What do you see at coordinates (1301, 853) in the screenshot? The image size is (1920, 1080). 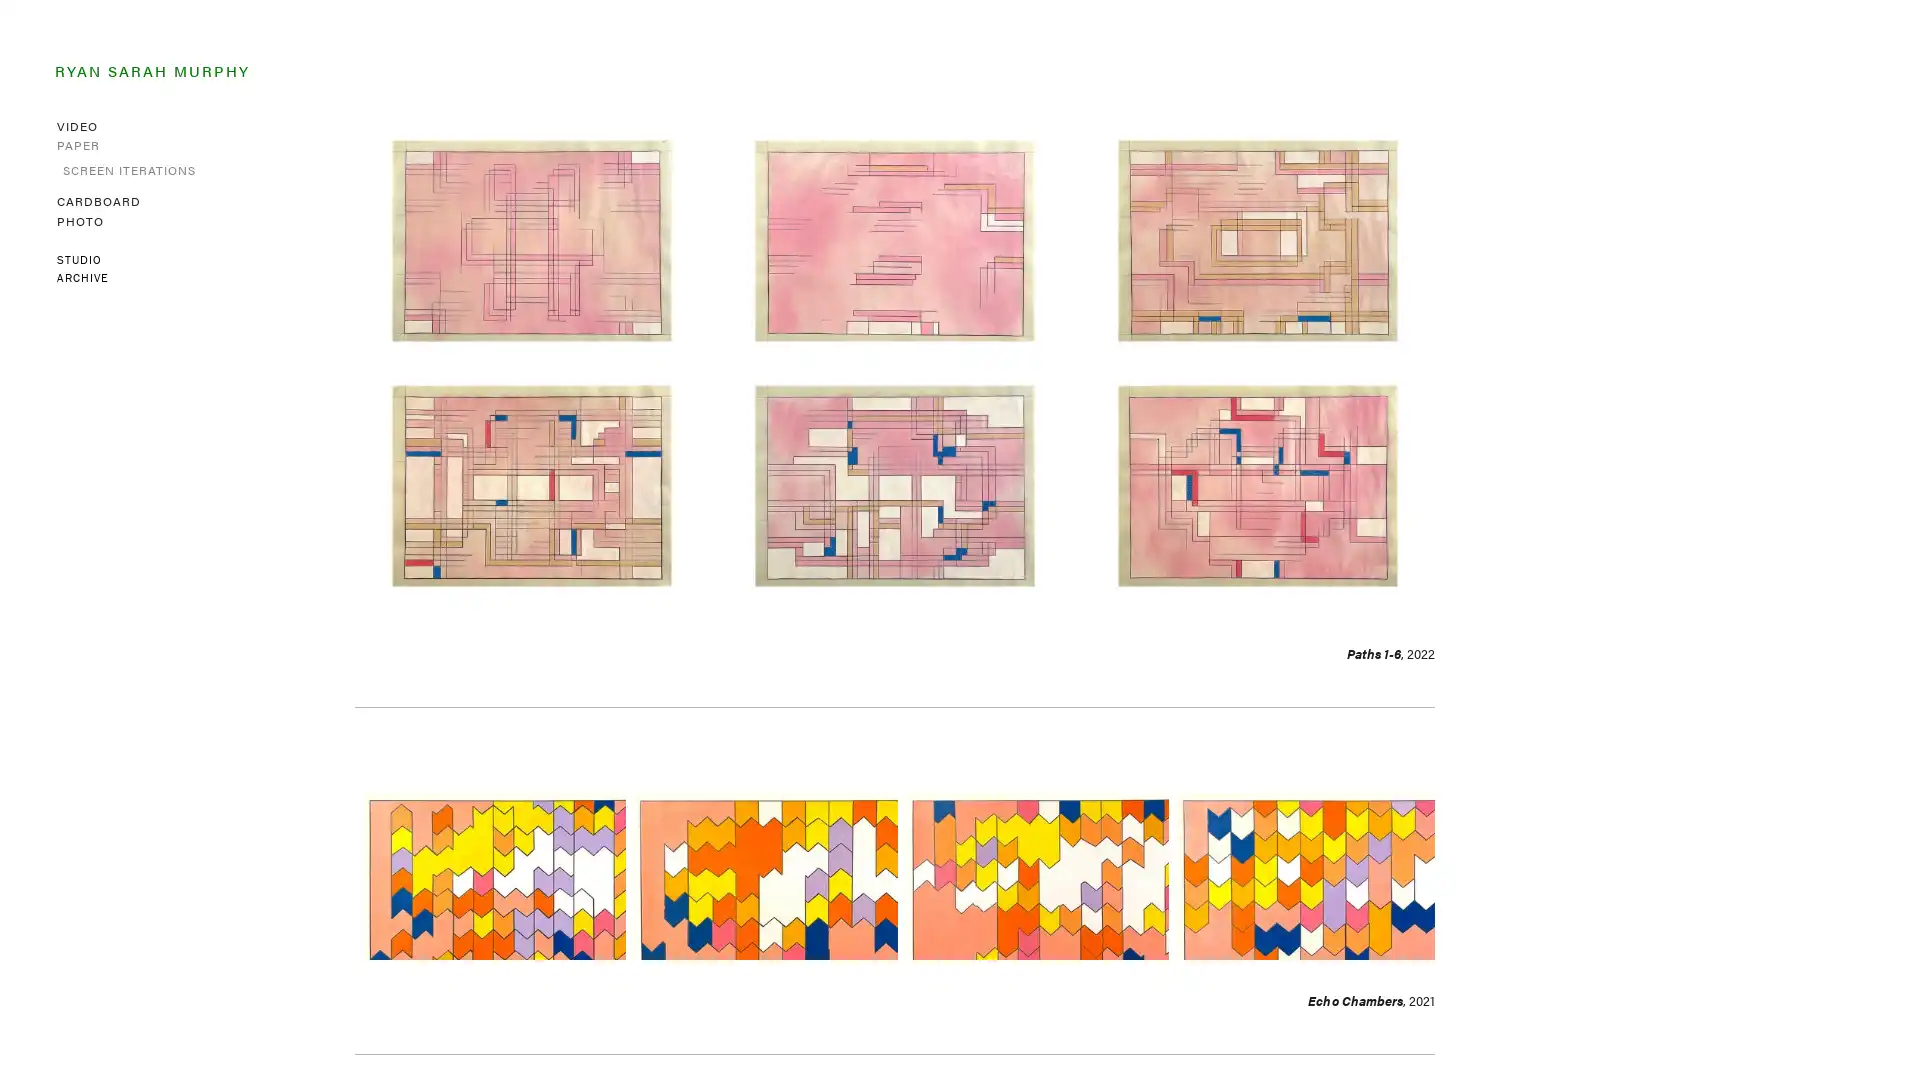 I see `View fullsize Echo Chamber 4 , 2021 Acrylic and graphite on paper 8 x 14 inches` at bounding box center [1301, 853].